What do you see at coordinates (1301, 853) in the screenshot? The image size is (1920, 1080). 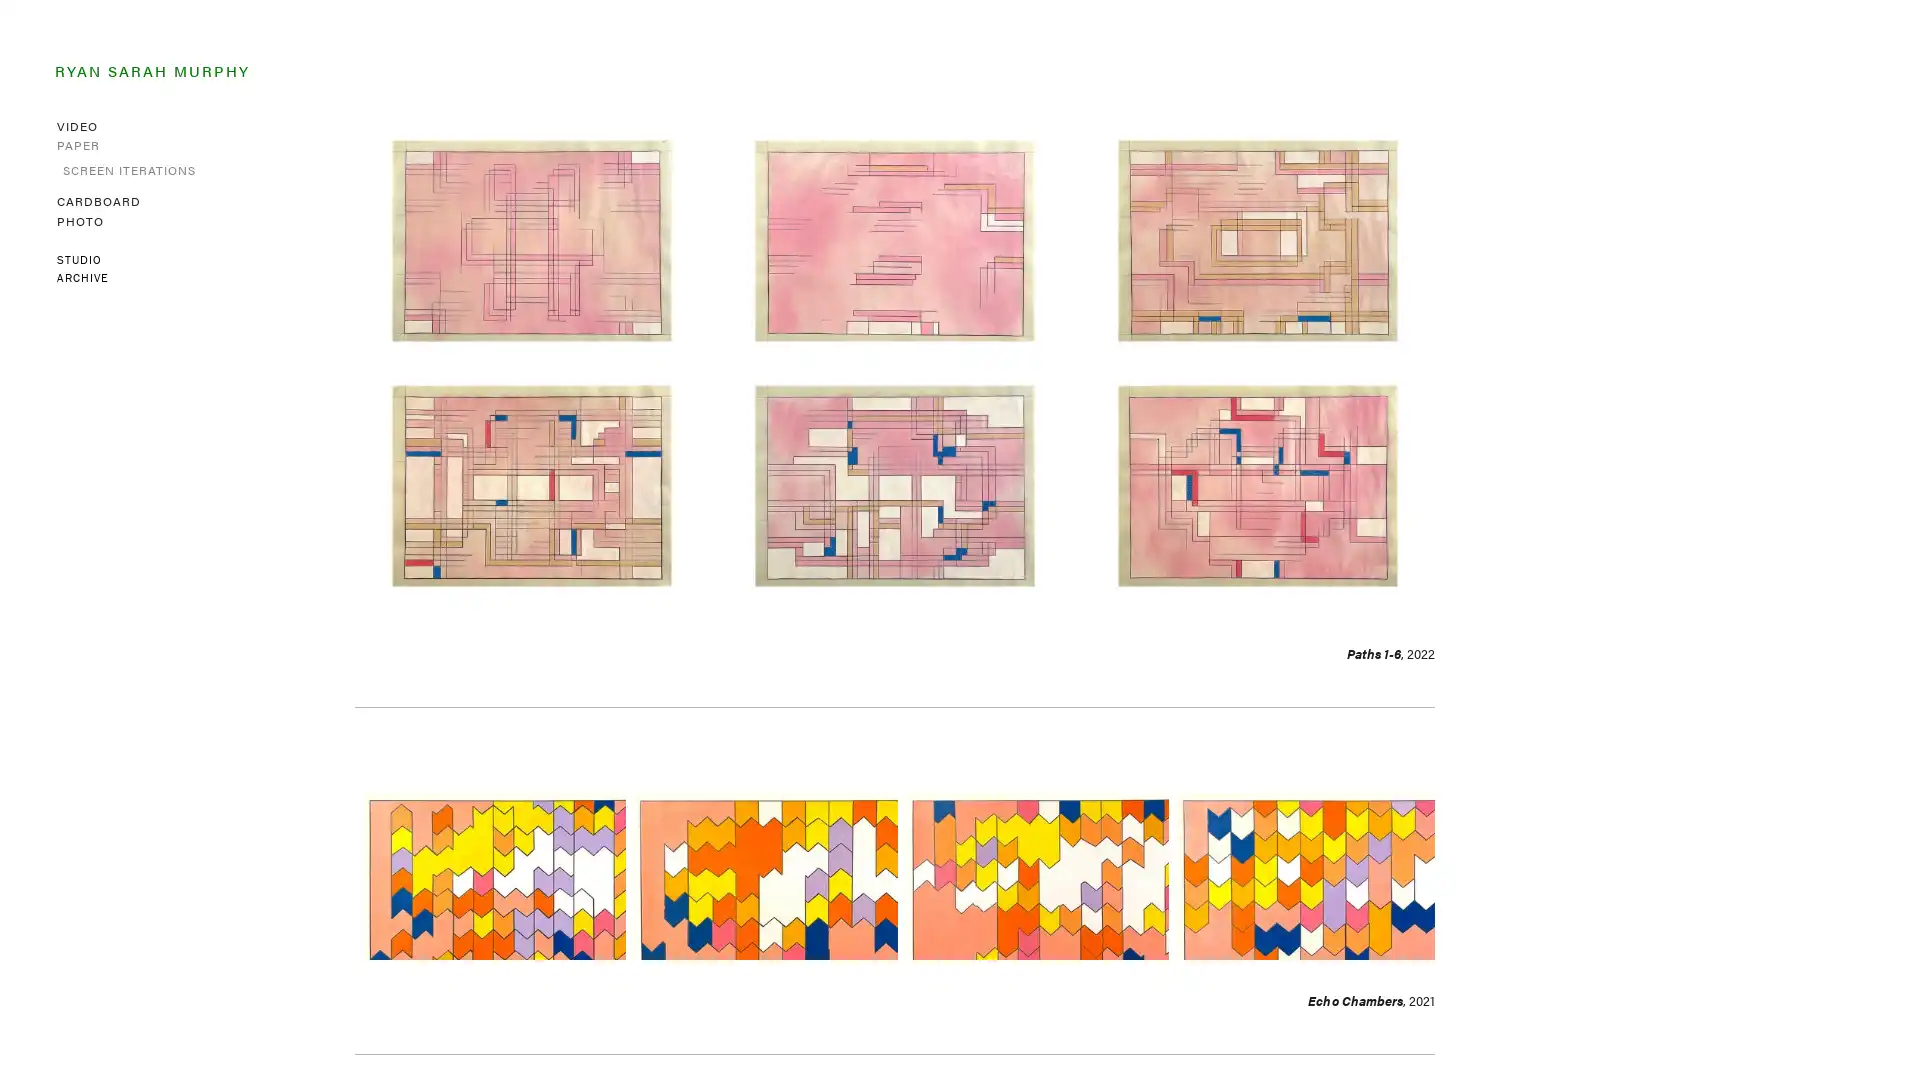 I see `View fullsize Echo Chamber 4 , 2021 Acrylic and graphite on paper 8 x 14 inches` at bounding box center [1301, 853].